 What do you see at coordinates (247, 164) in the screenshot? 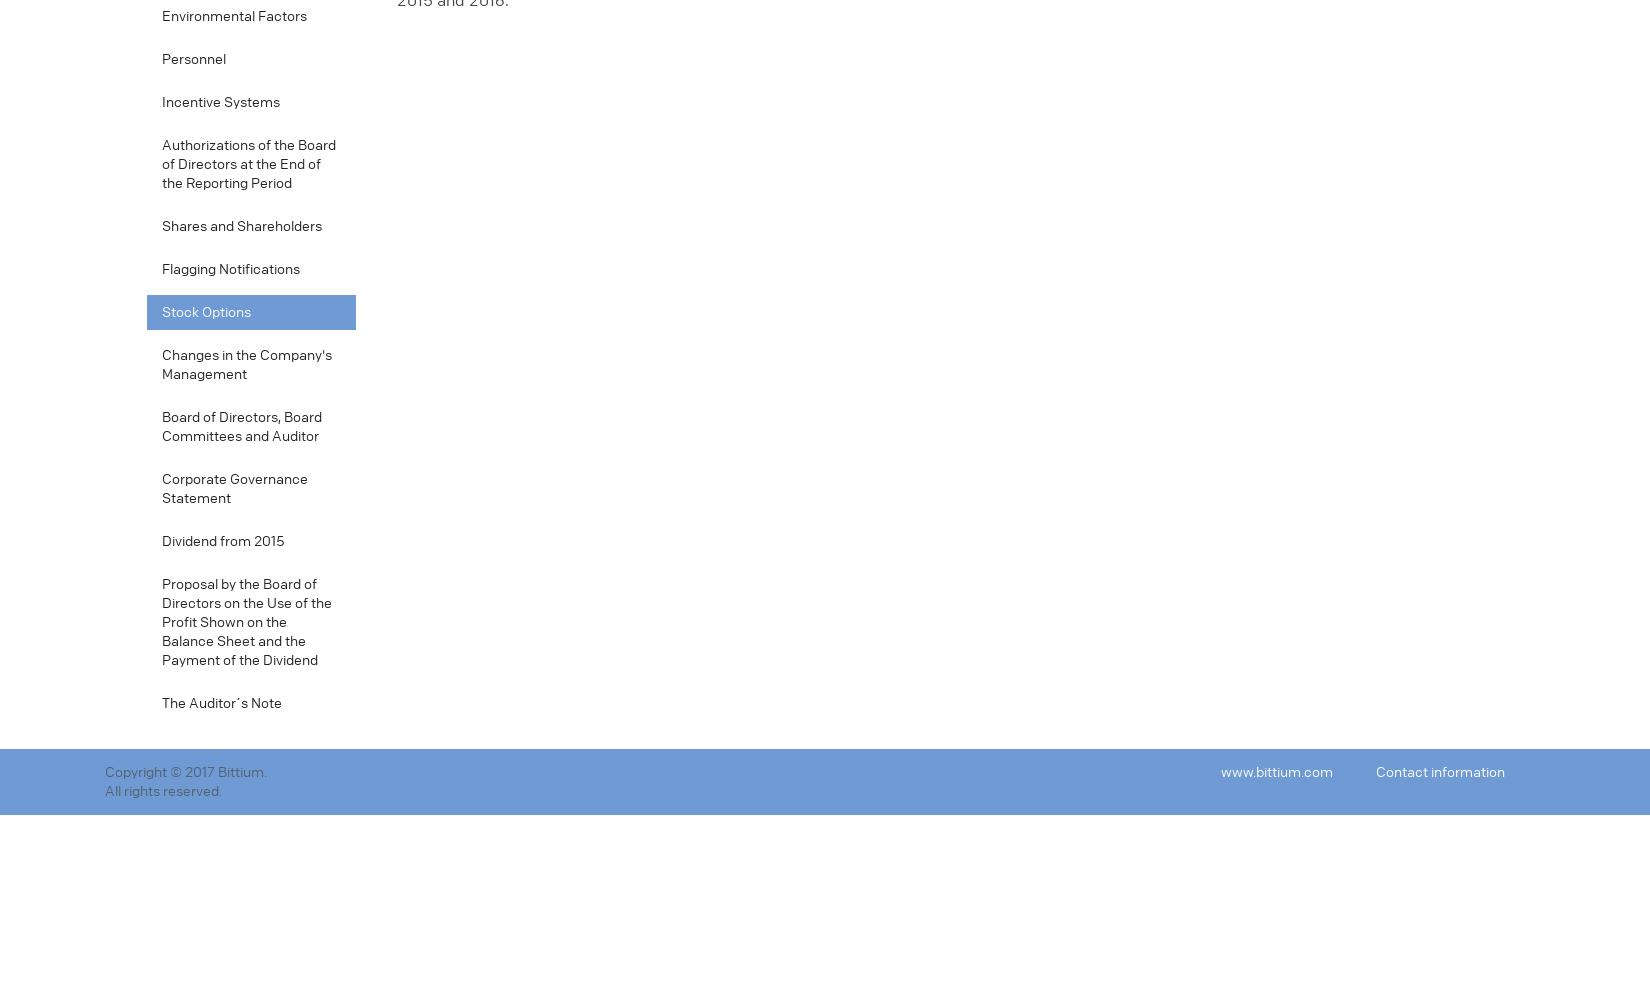
I see `'Authorizations of the Board of Directors at the End of the Reporting Period'` at bounding box center [247, 164].